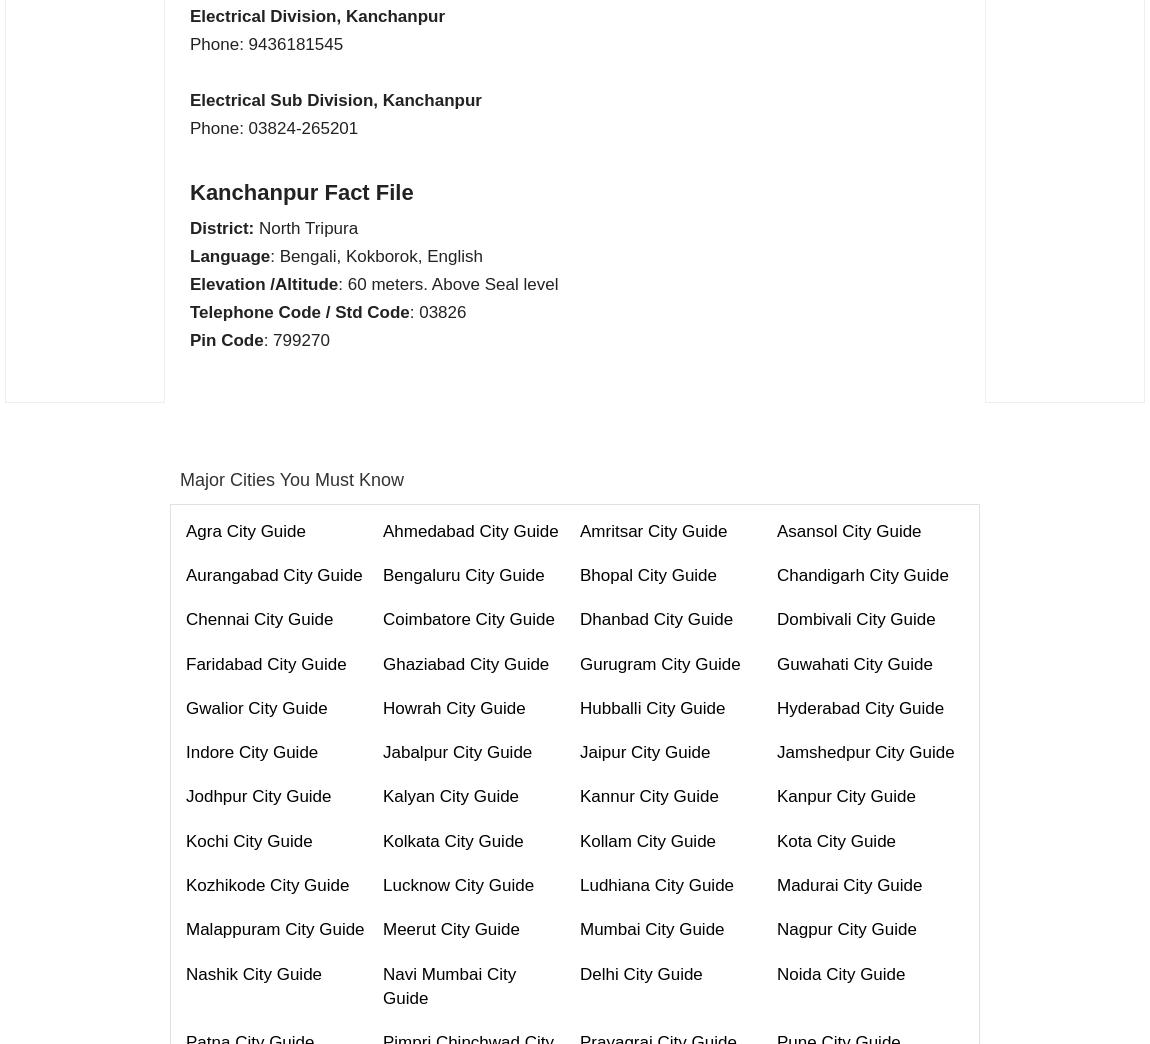 Image resolution: width=1150 pixels, height=1044 pixels. Describe the element at coordinates (578, 972) in the screenshot. I see `'Delhi City Guide'` at that location.